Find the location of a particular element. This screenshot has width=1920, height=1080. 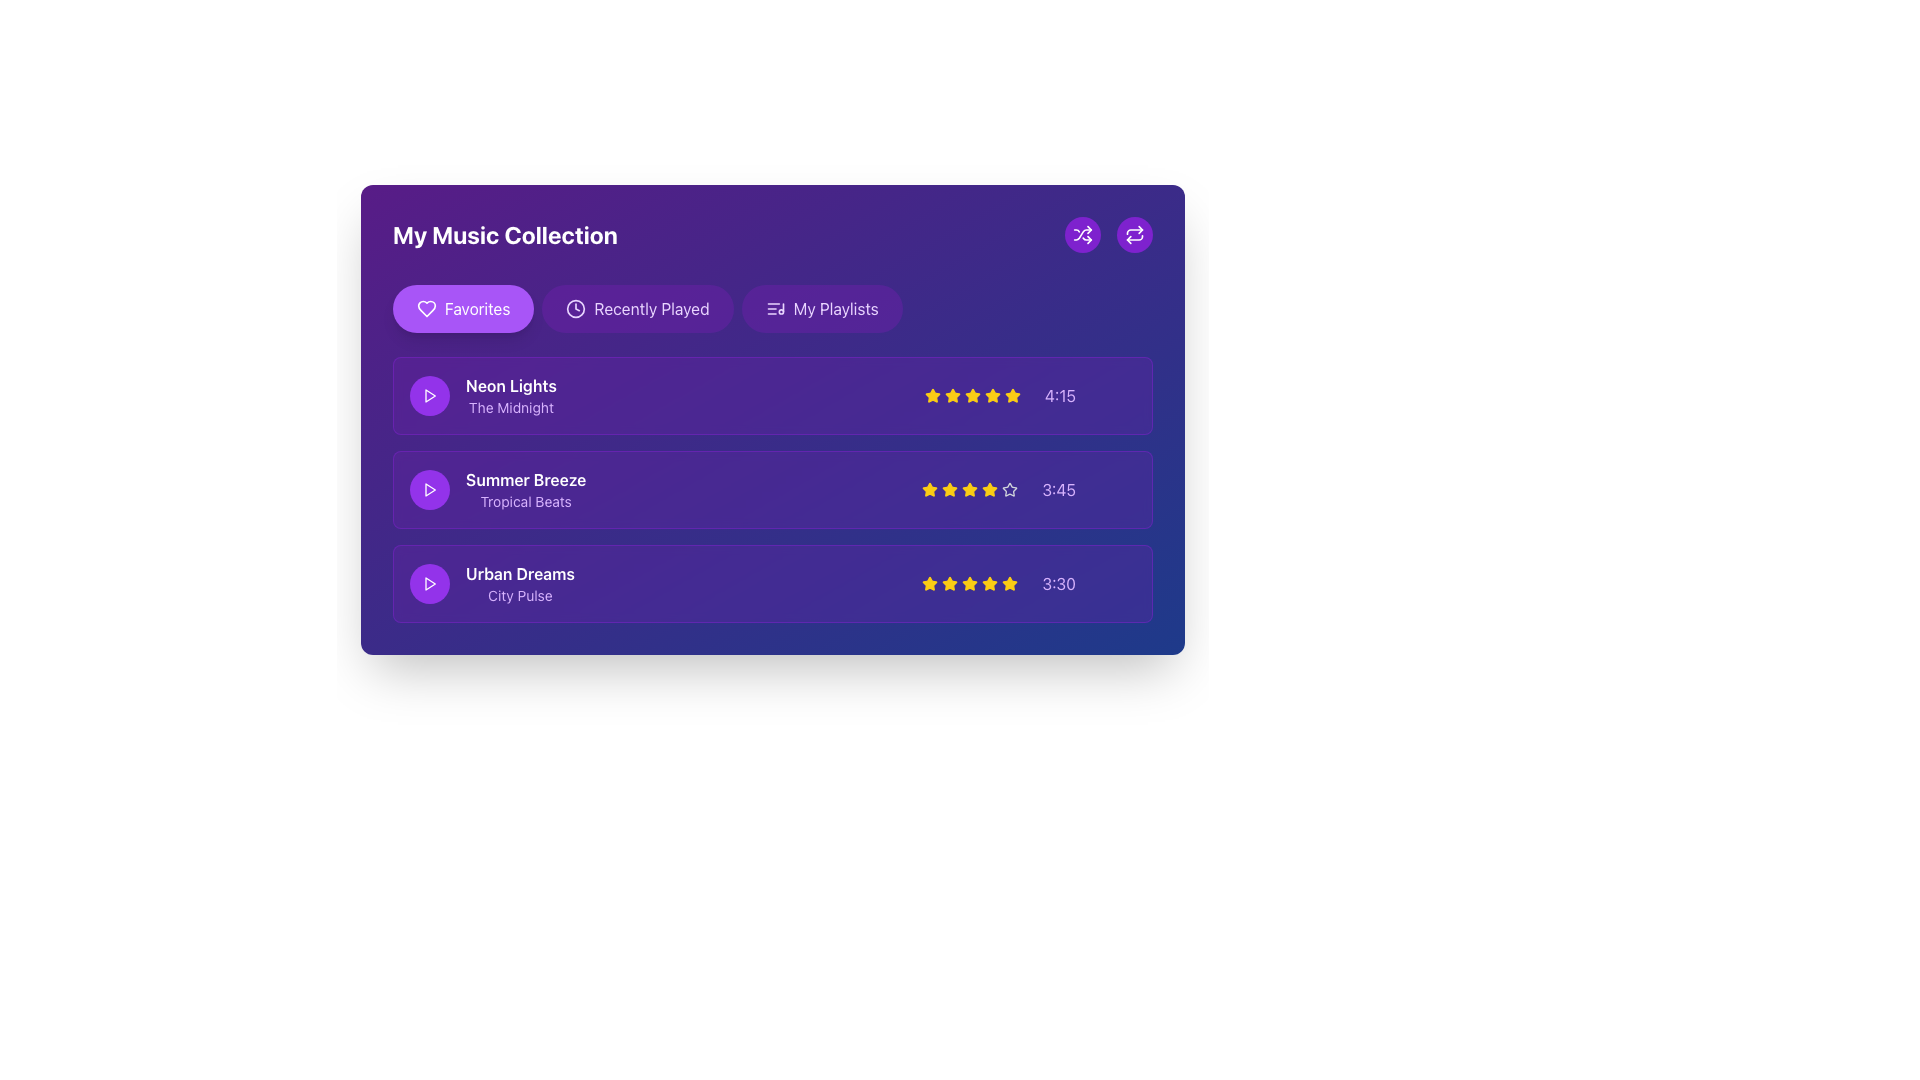

the circular button with a purple background and a white refresh icon, which is located at the top right section of the interface, immediately to the right of the shuffle icon button is located at coordinates (1134, 234).